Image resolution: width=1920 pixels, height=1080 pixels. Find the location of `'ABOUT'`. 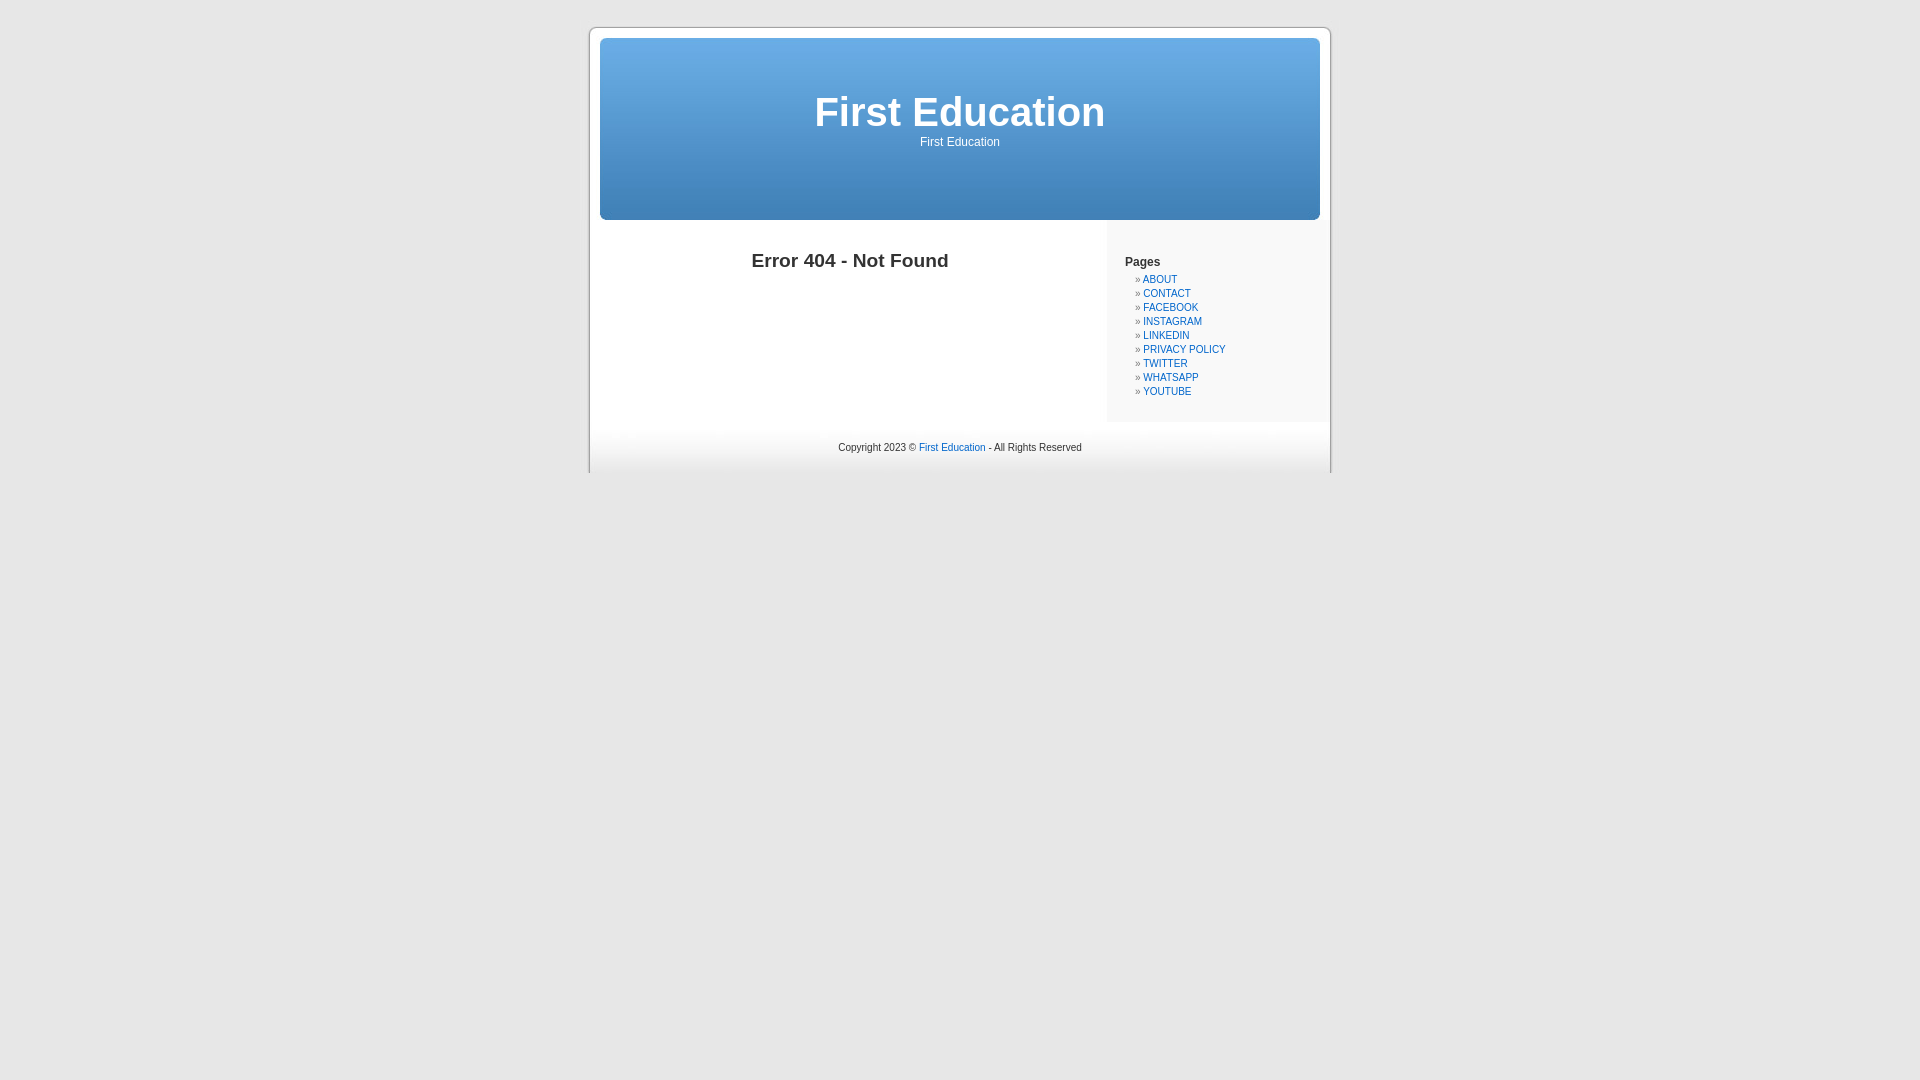

'ABOUT' is located at coordinates (1142, 279).